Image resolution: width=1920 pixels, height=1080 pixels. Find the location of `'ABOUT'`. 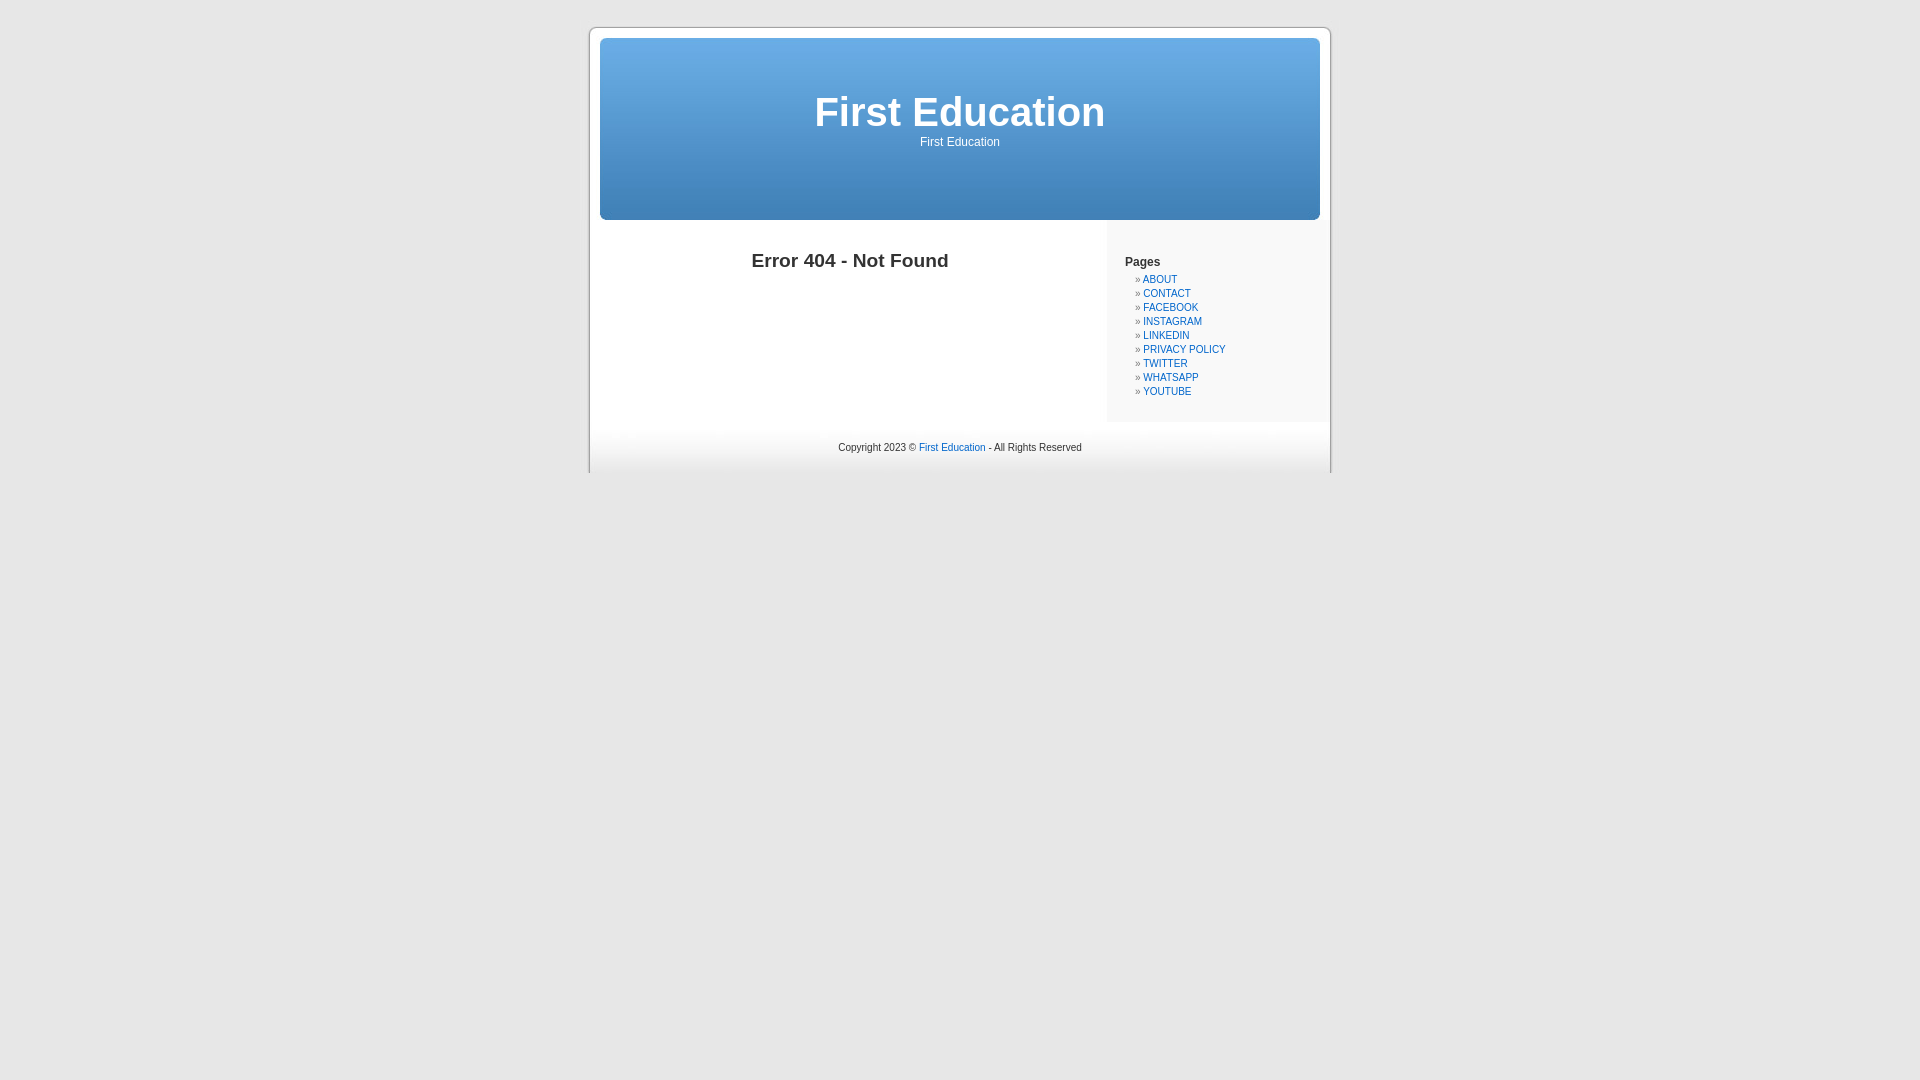

'ABOUT' is located at coordinates (1142, 279).